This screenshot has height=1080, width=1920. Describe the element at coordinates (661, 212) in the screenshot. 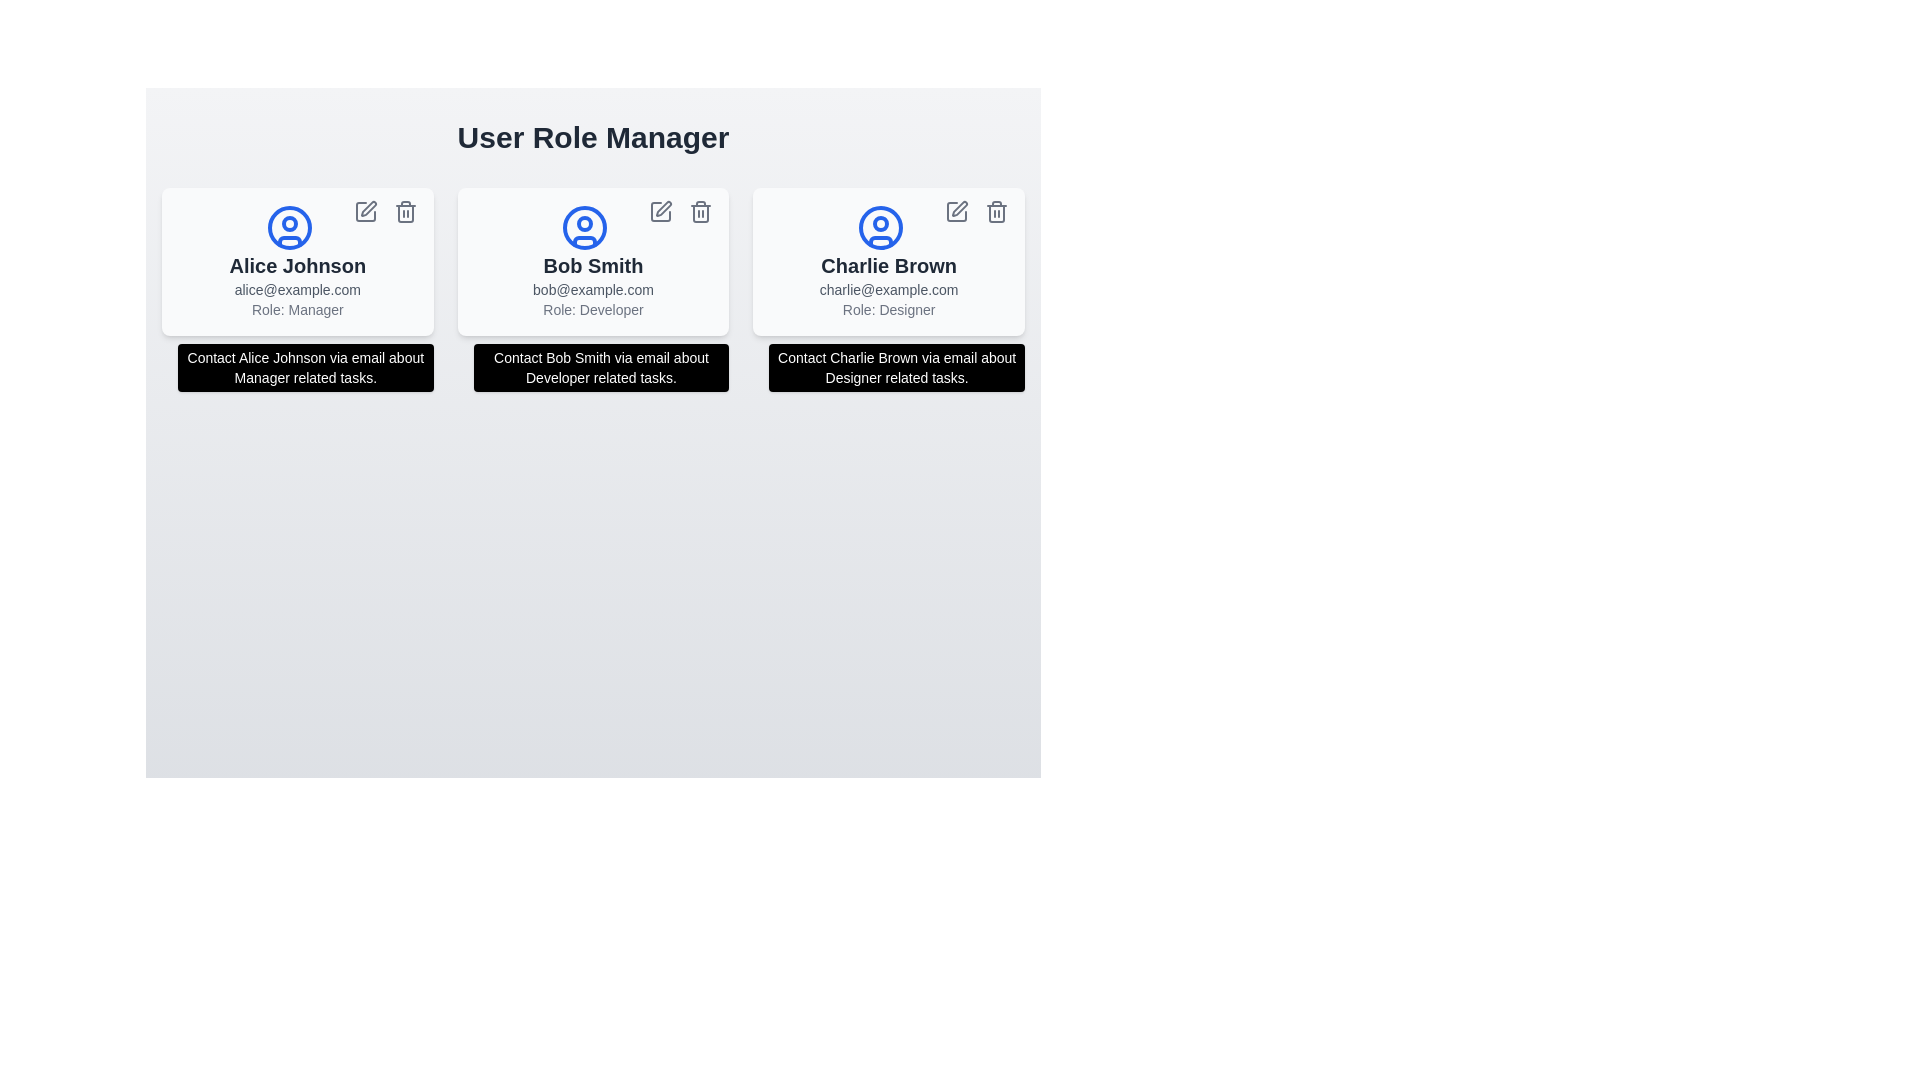

I see `the edit button icon, which is a pen icon in a square outline, located in the top-right region of the card labeled 'Bob Smith'` at that location.